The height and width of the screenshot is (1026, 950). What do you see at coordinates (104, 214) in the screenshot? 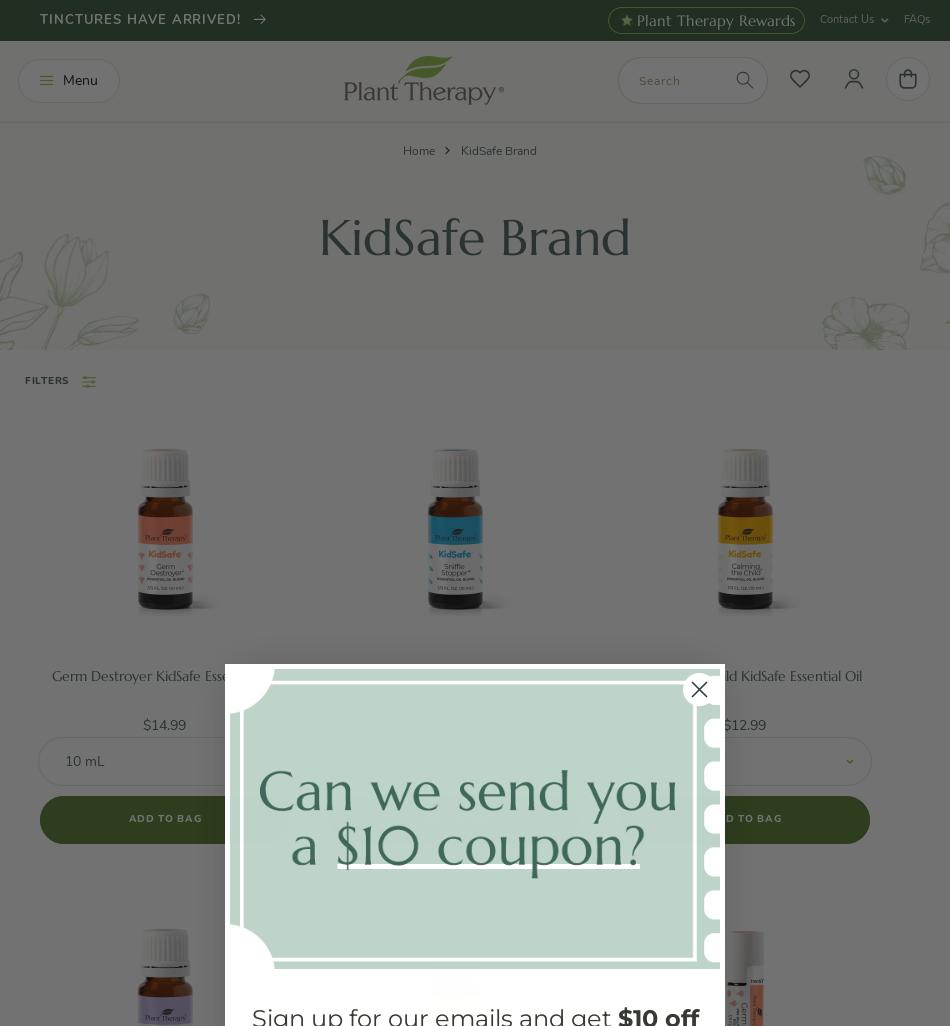
I see `'Essential Oils'` at bounding box center [104, 214].